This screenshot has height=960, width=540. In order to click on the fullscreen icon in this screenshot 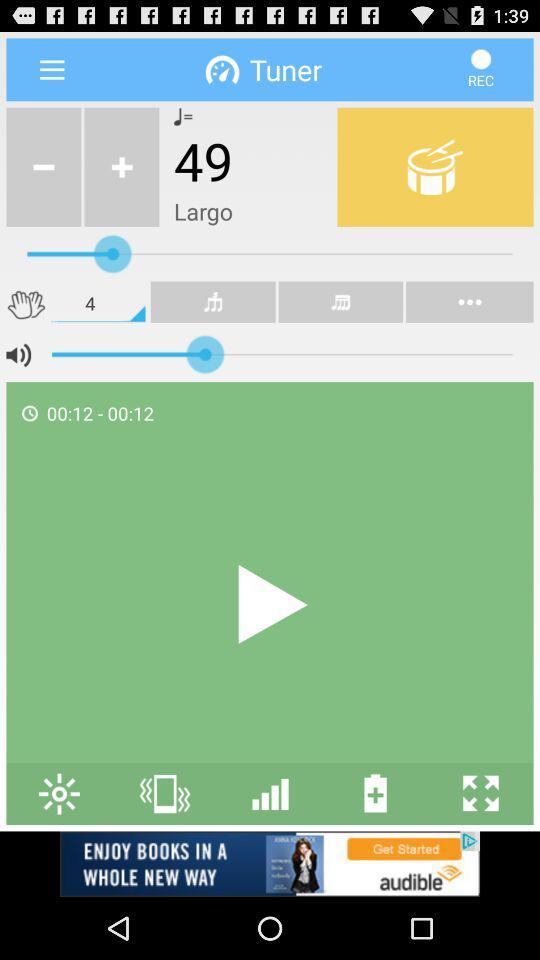, I will do `click(479, 848)`.